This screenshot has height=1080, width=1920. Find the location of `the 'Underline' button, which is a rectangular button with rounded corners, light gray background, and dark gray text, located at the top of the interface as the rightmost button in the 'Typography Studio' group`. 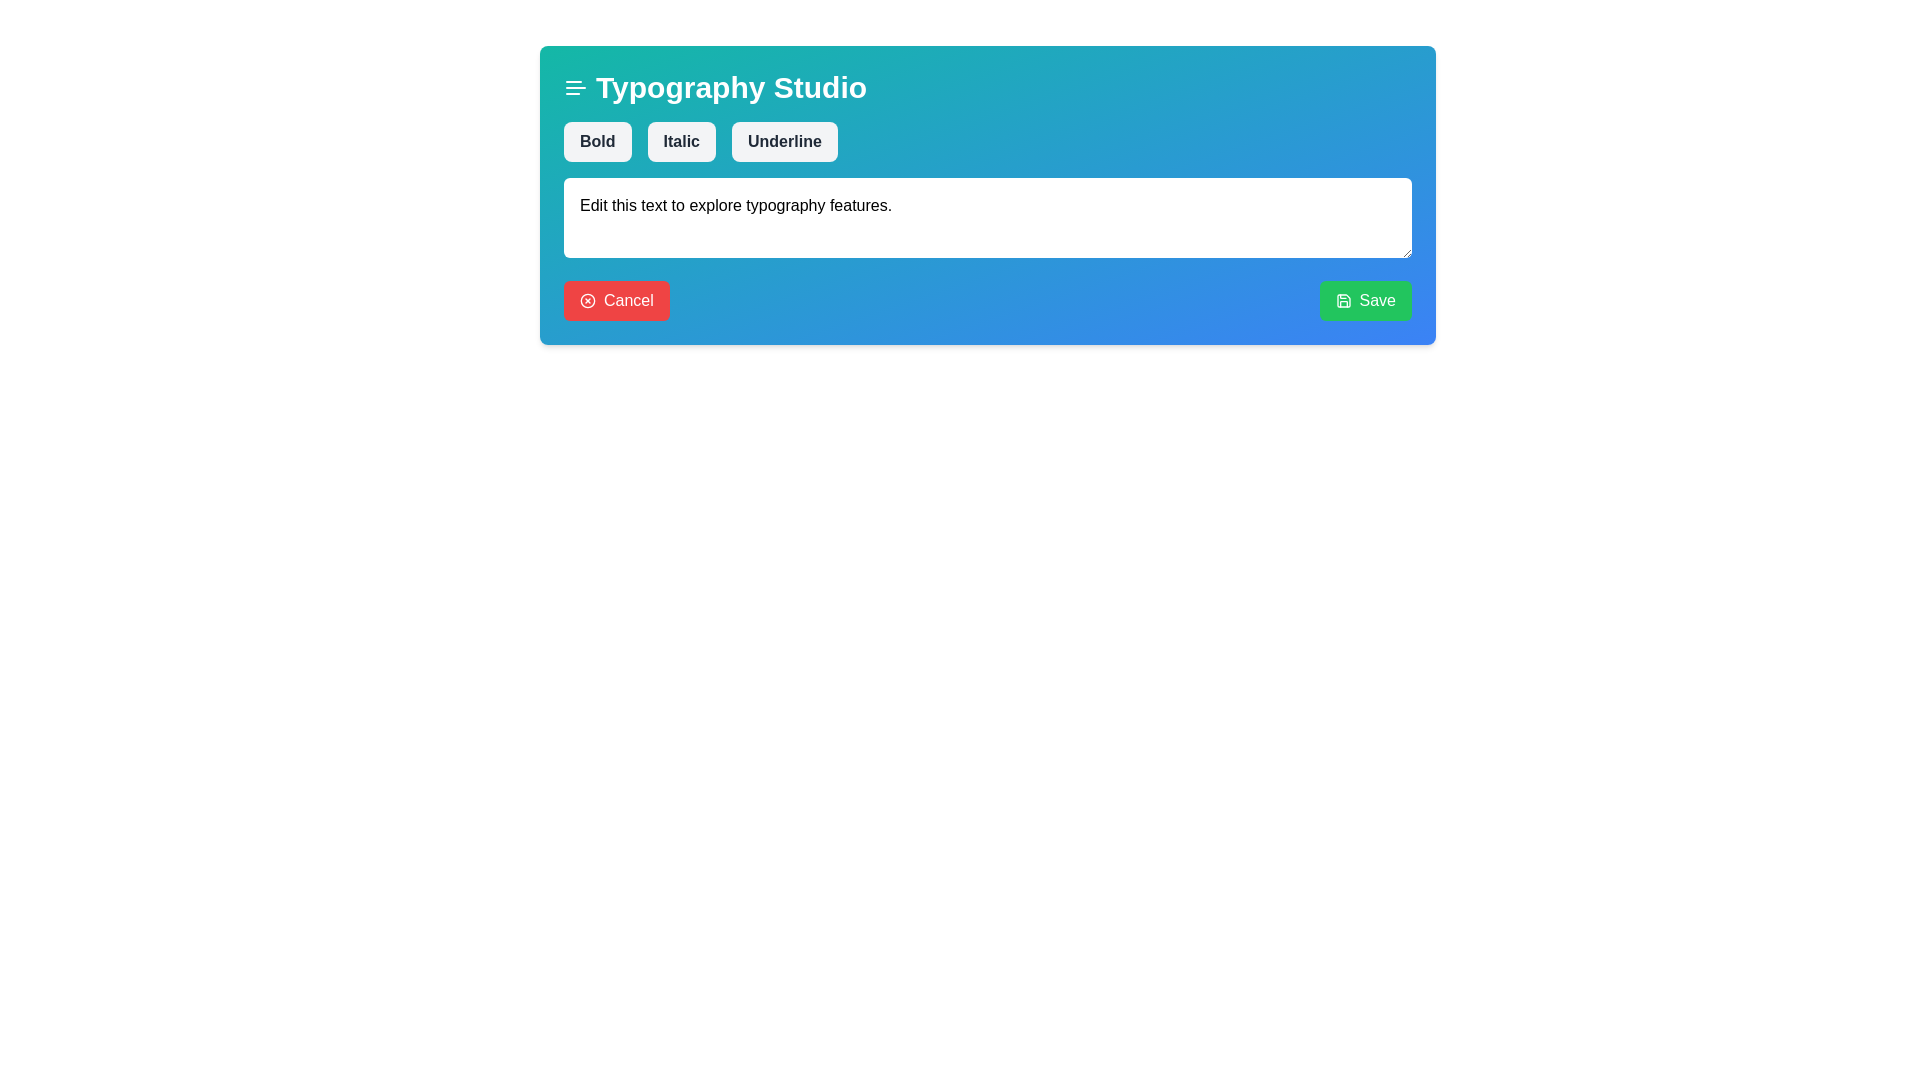

the 'Underline' button, which is a rectangular button with rounded corners, light gray background, and dark gray text, located at the top of the interface as the rightmost button in the 'Typography Studio' group is located at coordinates (783, 141).